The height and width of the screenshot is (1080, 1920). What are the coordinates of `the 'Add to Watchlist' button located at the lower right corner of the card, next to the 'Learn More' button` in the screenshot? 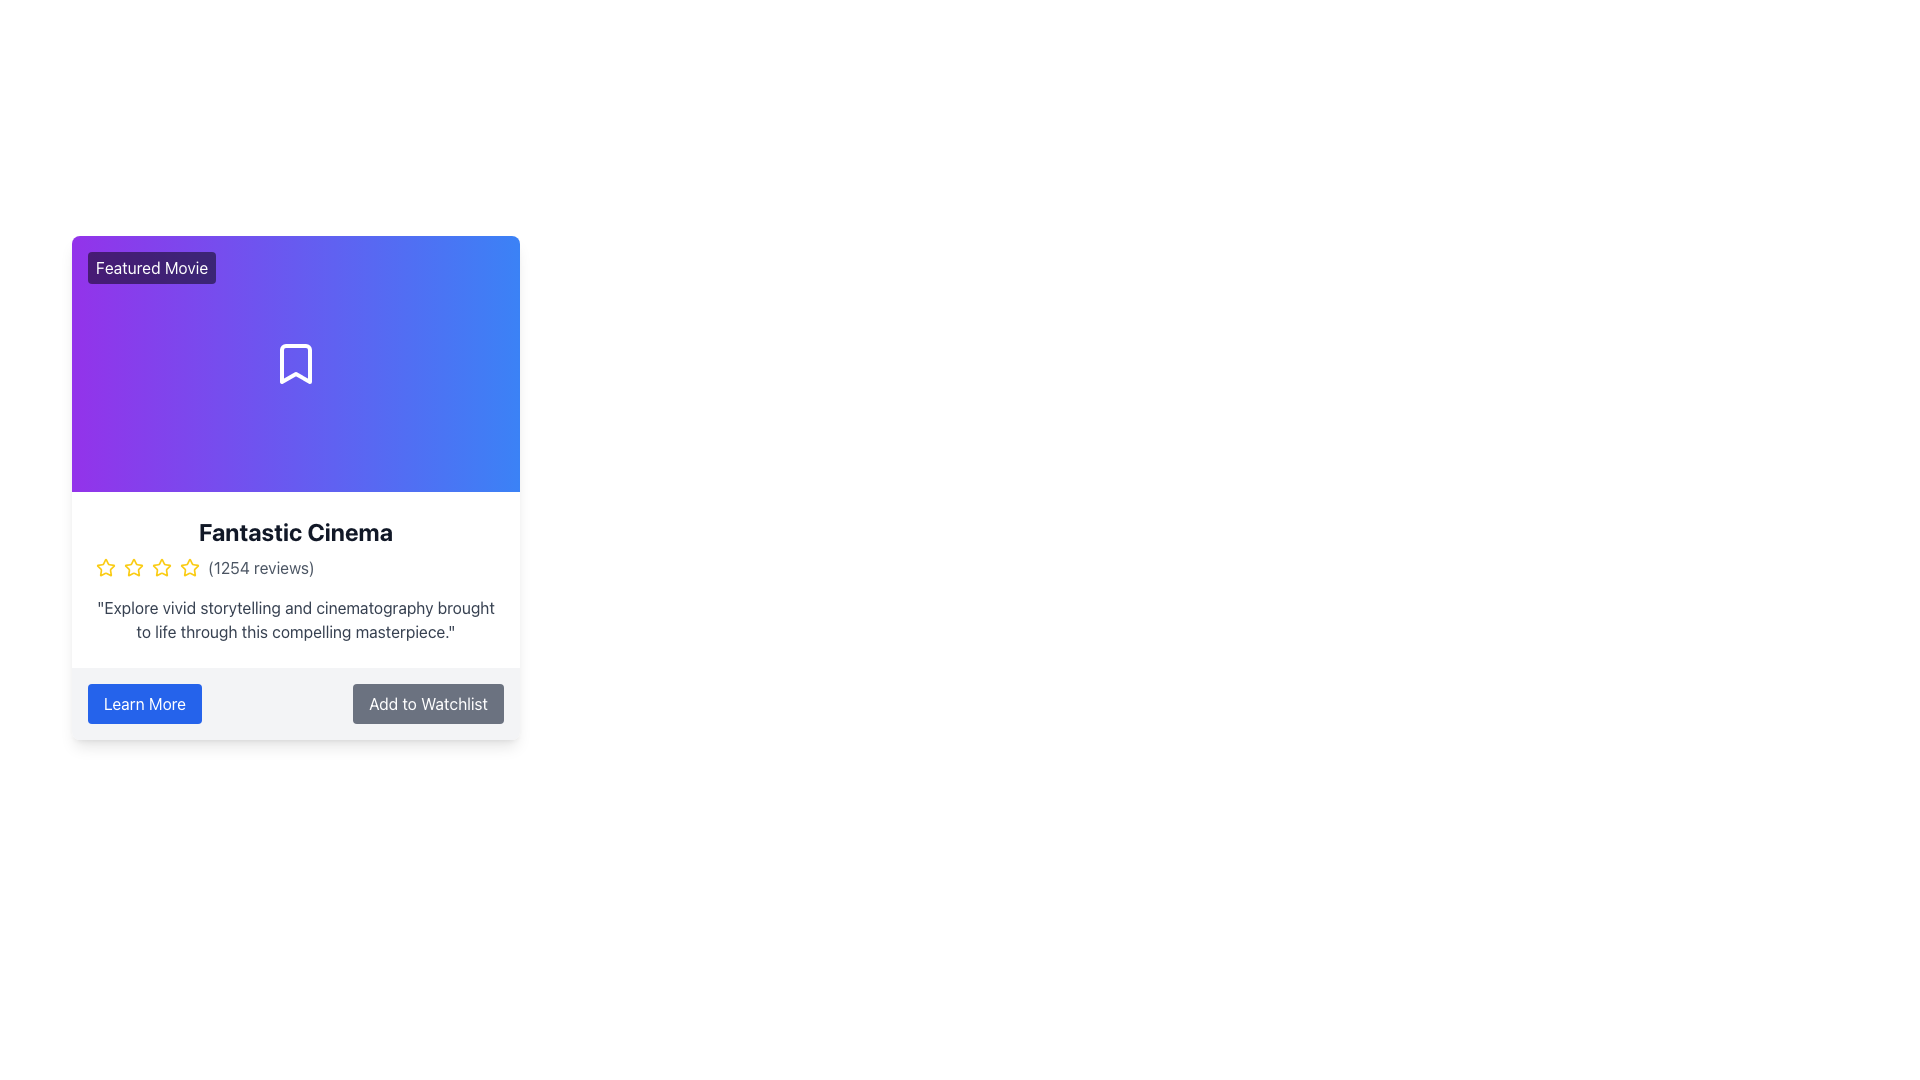 It's located at (427, 703).